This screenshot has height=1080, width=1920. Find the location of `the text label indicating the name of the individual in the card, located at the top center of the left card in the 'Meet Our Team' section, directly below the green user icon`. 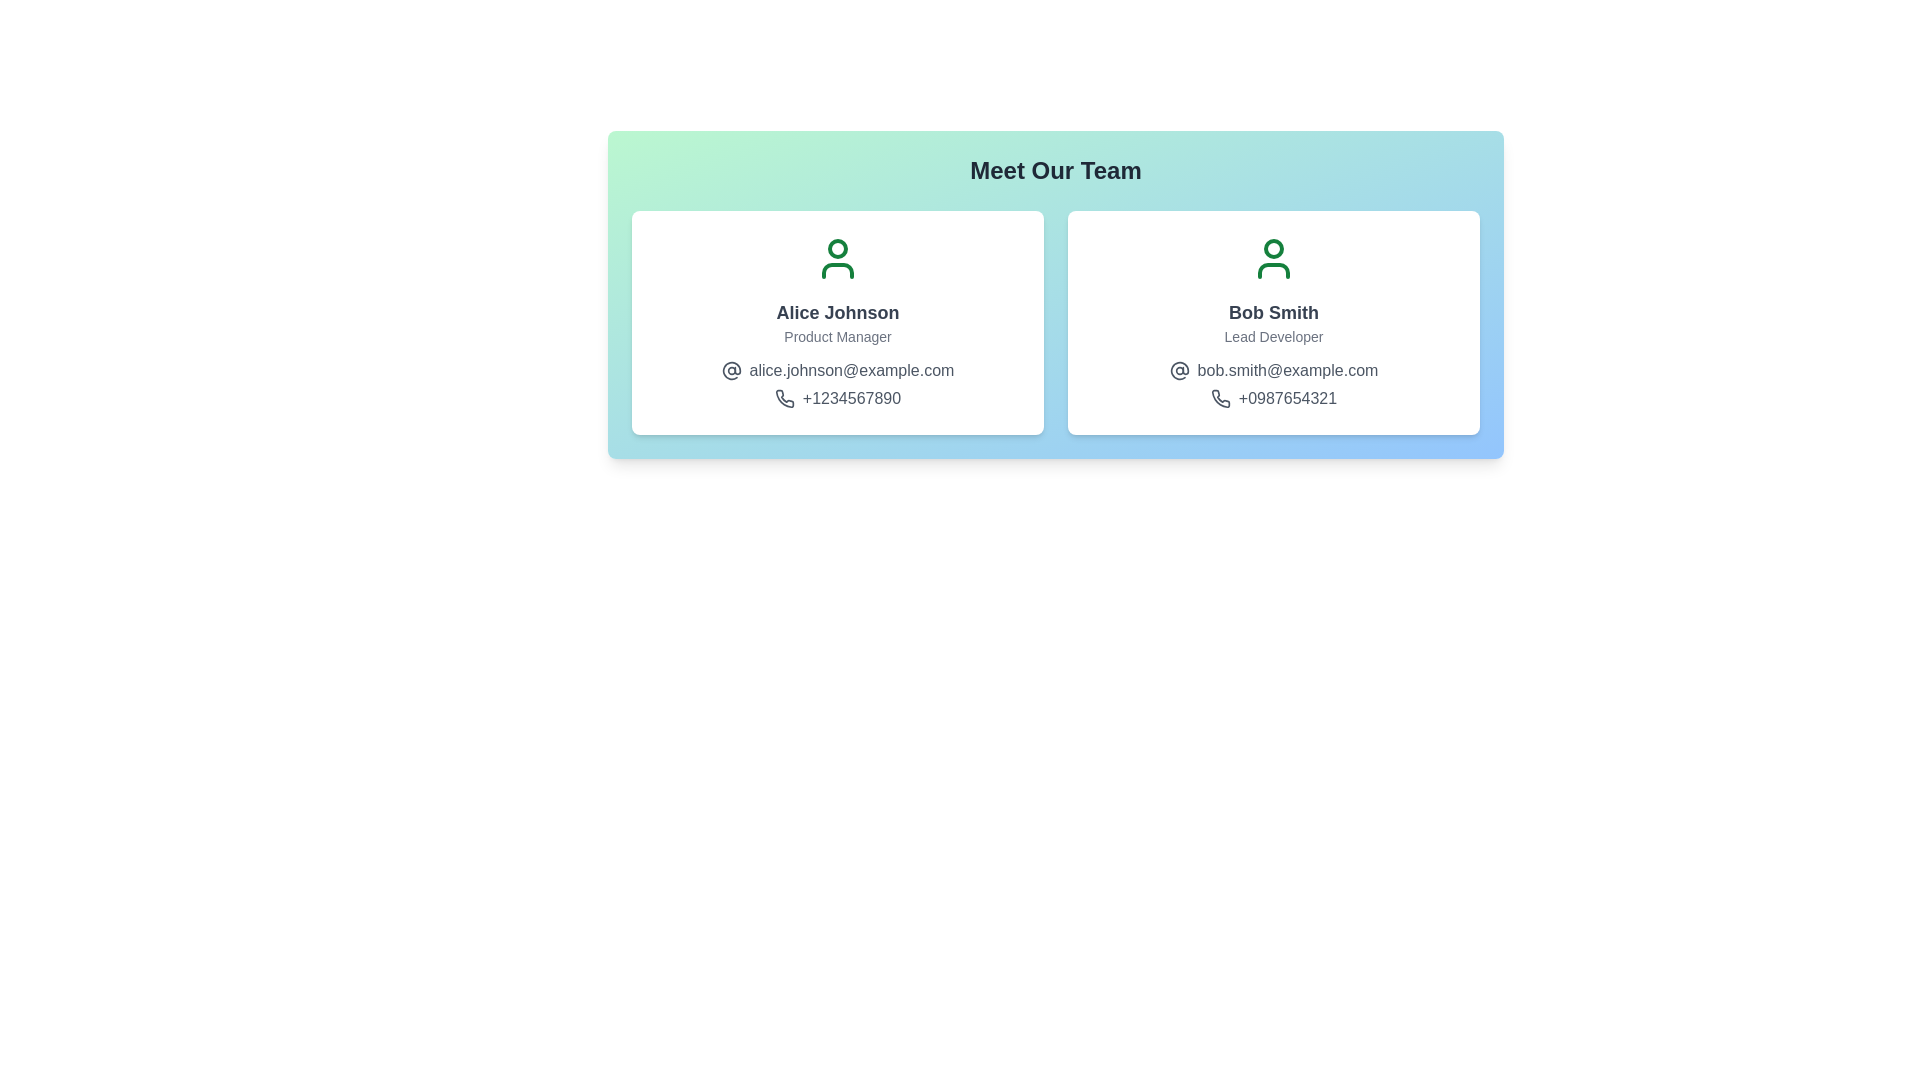

the text label indicating the name of the individual in the card, located at the top center of the left card in the 'Meet Our Team' section, directly below the green user icon is located at coordinates (838, 312).